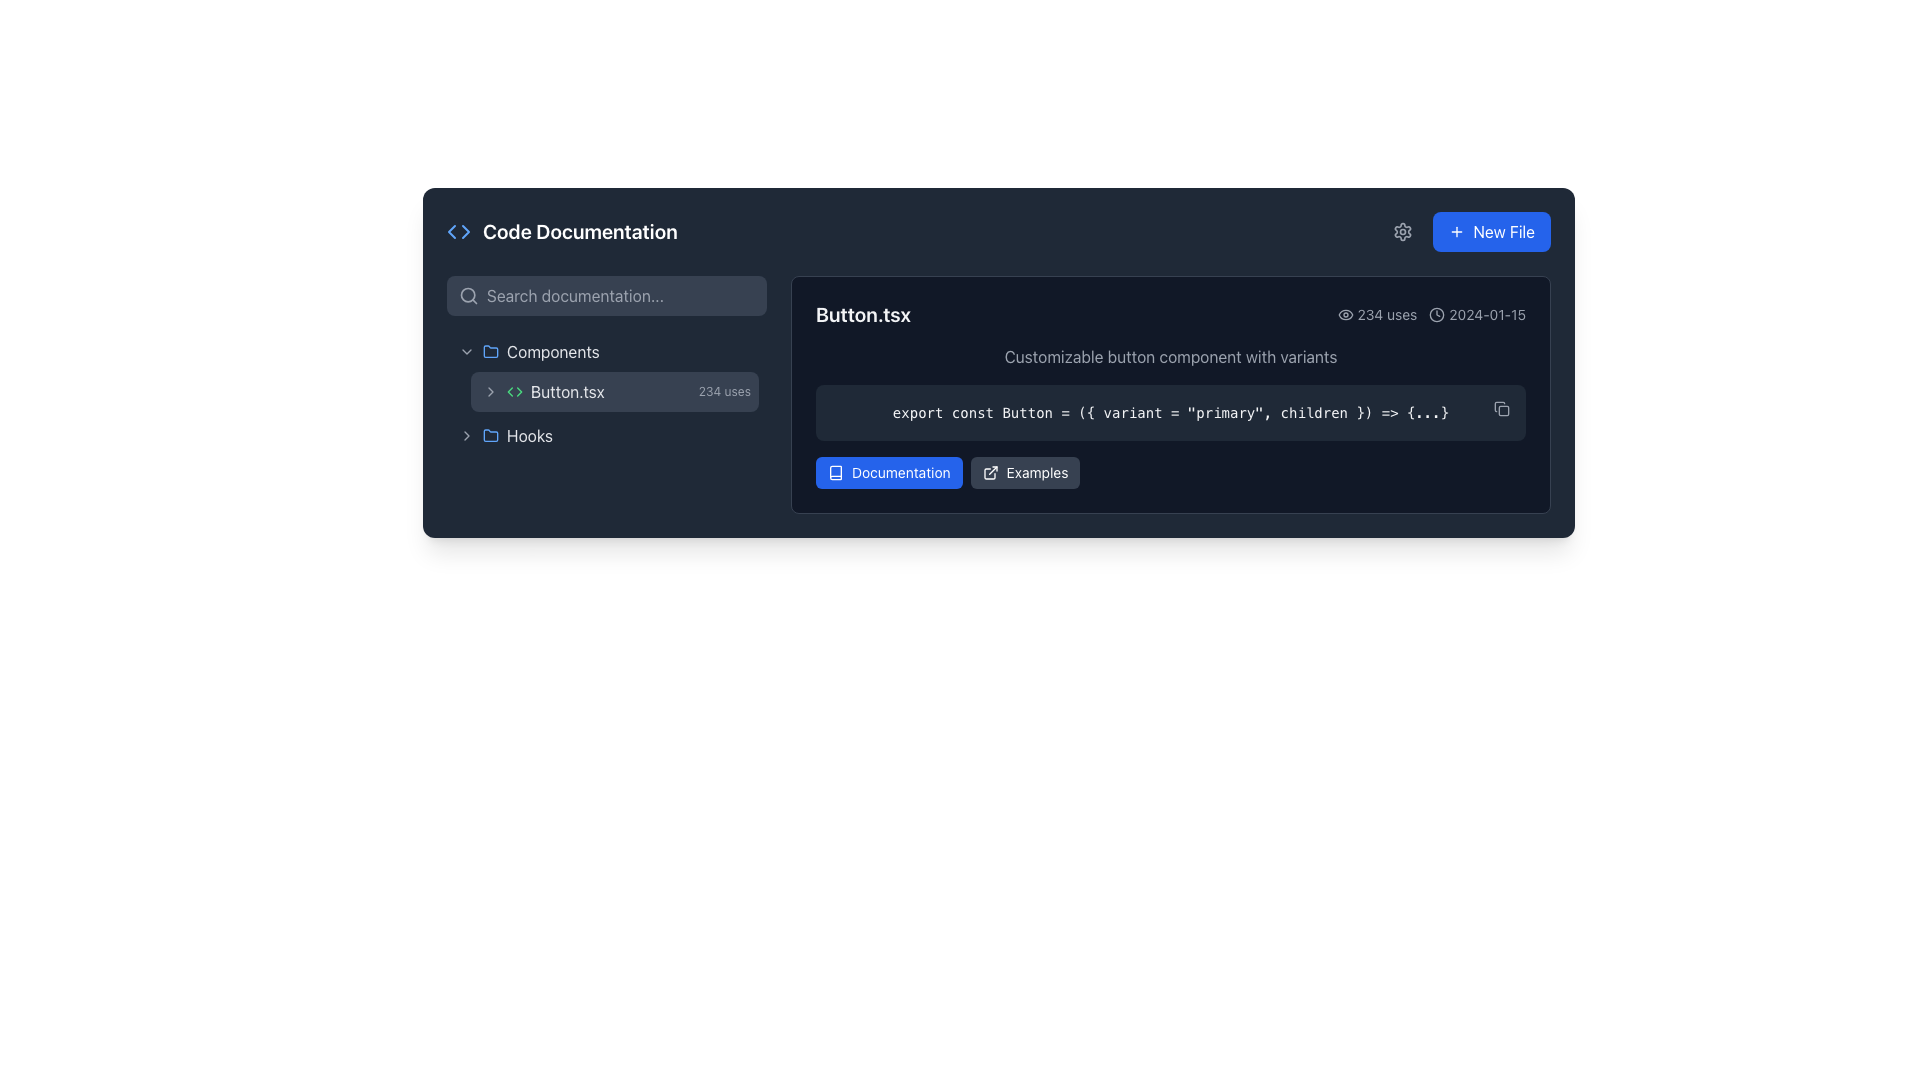  What do you see at coordinates (605, 393) in the screenshot?
I see `the list item with the file name 'Button.tsx', which is the second entry under 'Components' in the navigation menu` at bounding box center [605, 393].